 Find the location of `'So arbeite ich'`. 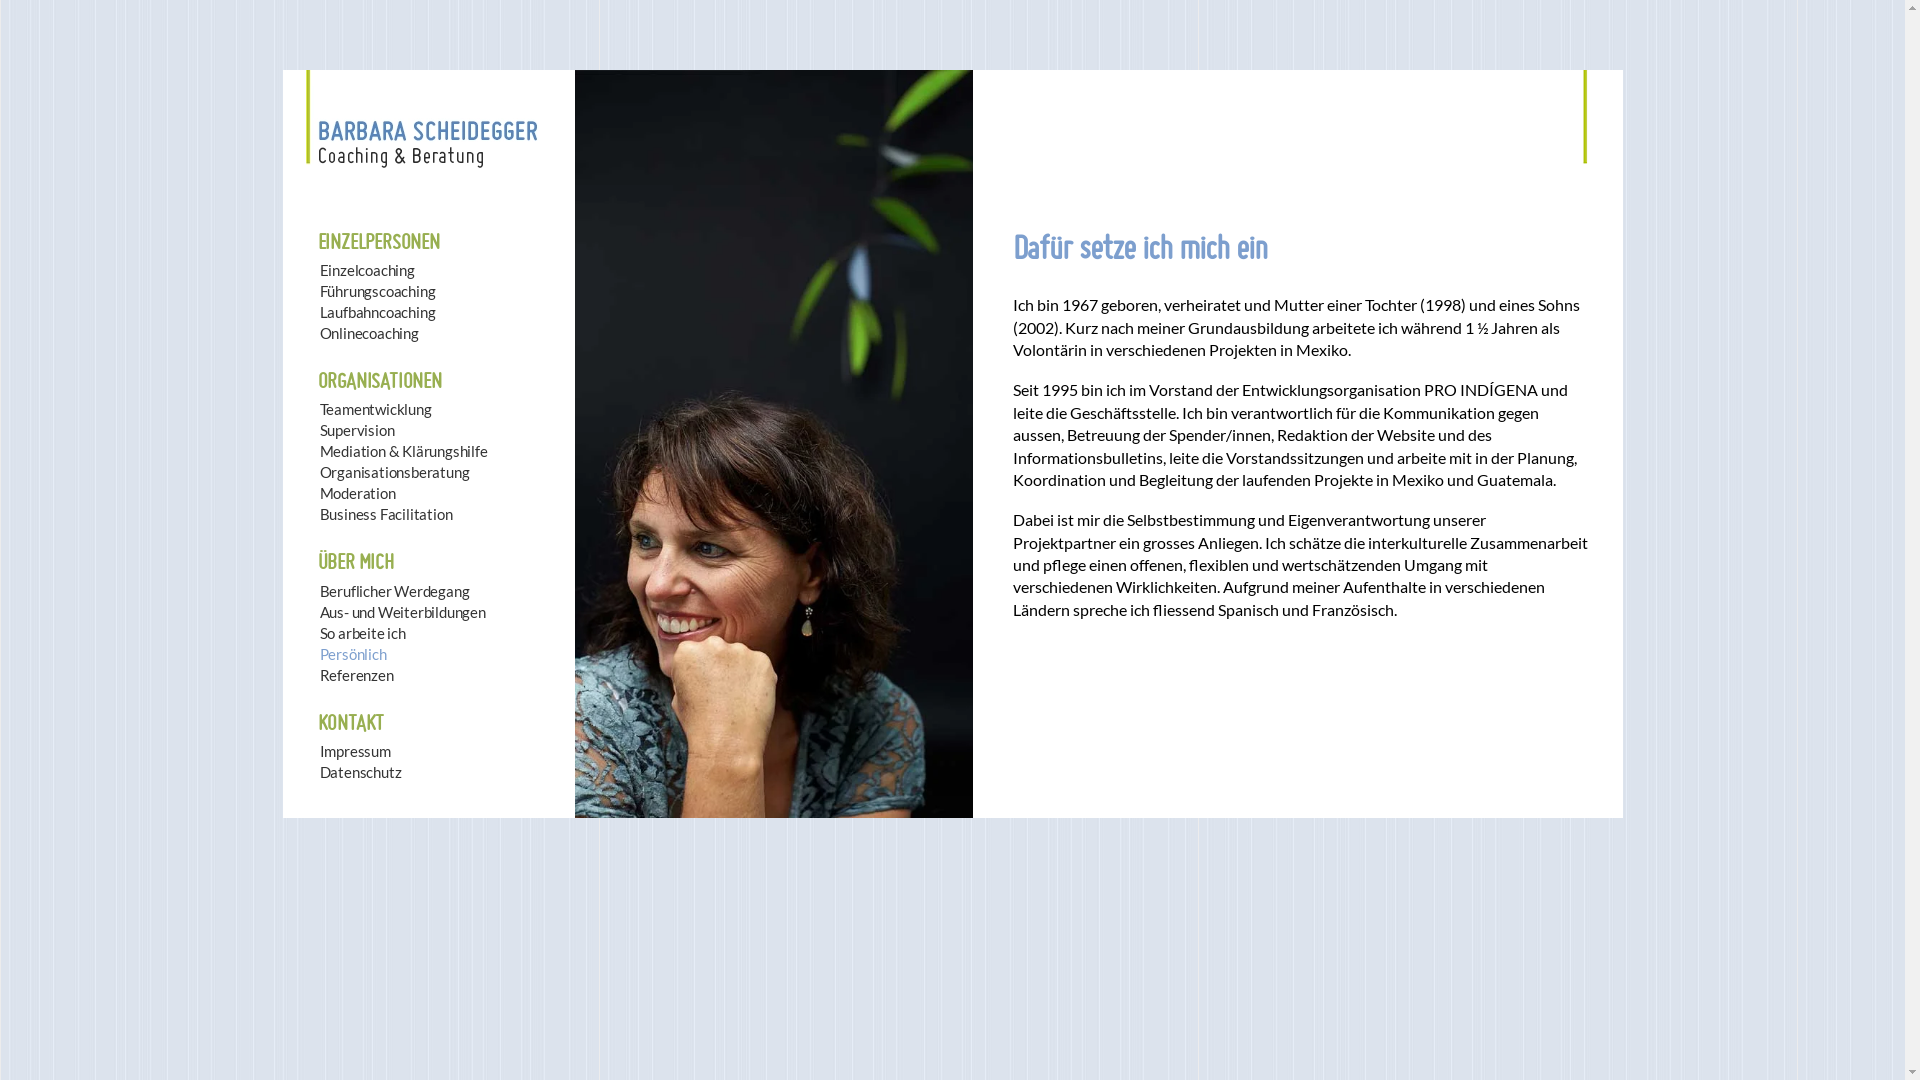

'So arbeite ich' is located at coordinates (320, 633).